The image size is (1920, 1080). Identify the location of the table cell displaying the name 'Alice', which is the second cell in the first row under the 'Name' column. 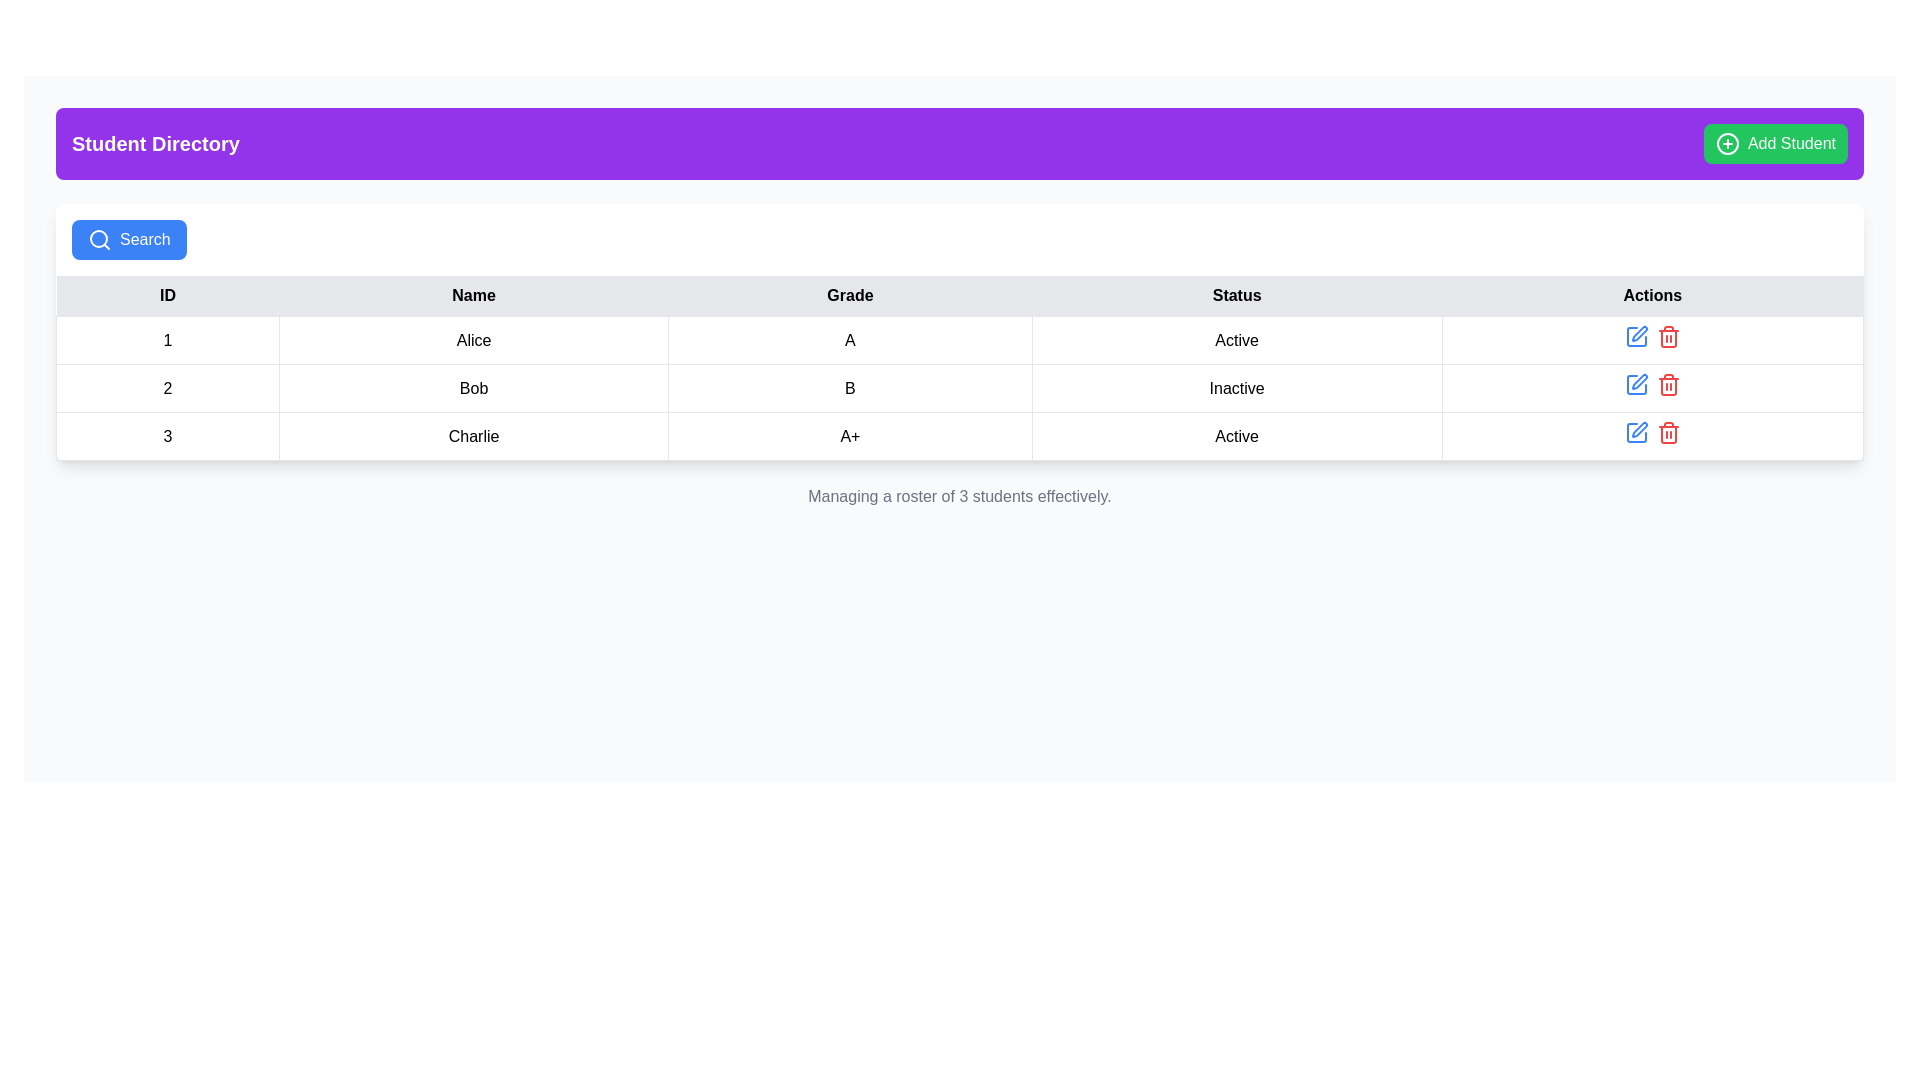
(473, 339).